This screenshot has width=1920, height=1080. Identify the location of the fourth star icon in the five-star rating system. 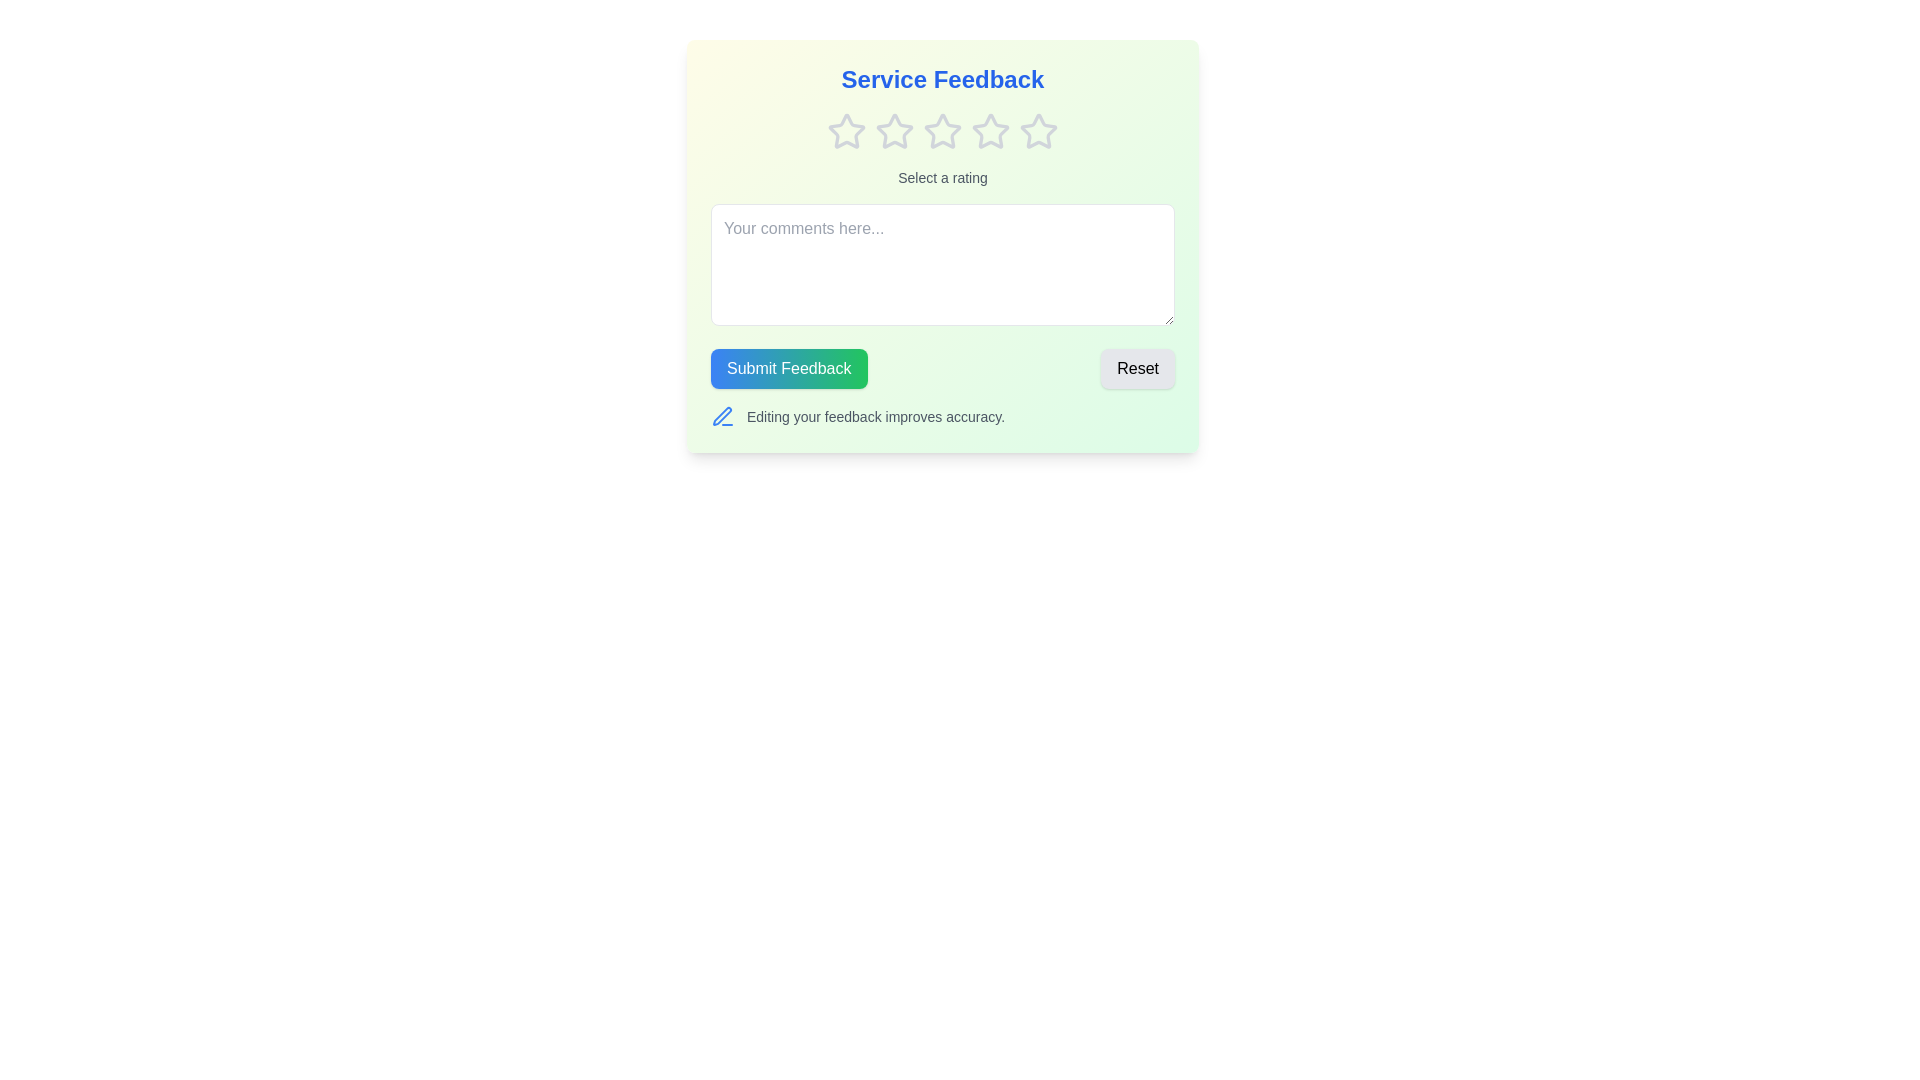
(990, 131).